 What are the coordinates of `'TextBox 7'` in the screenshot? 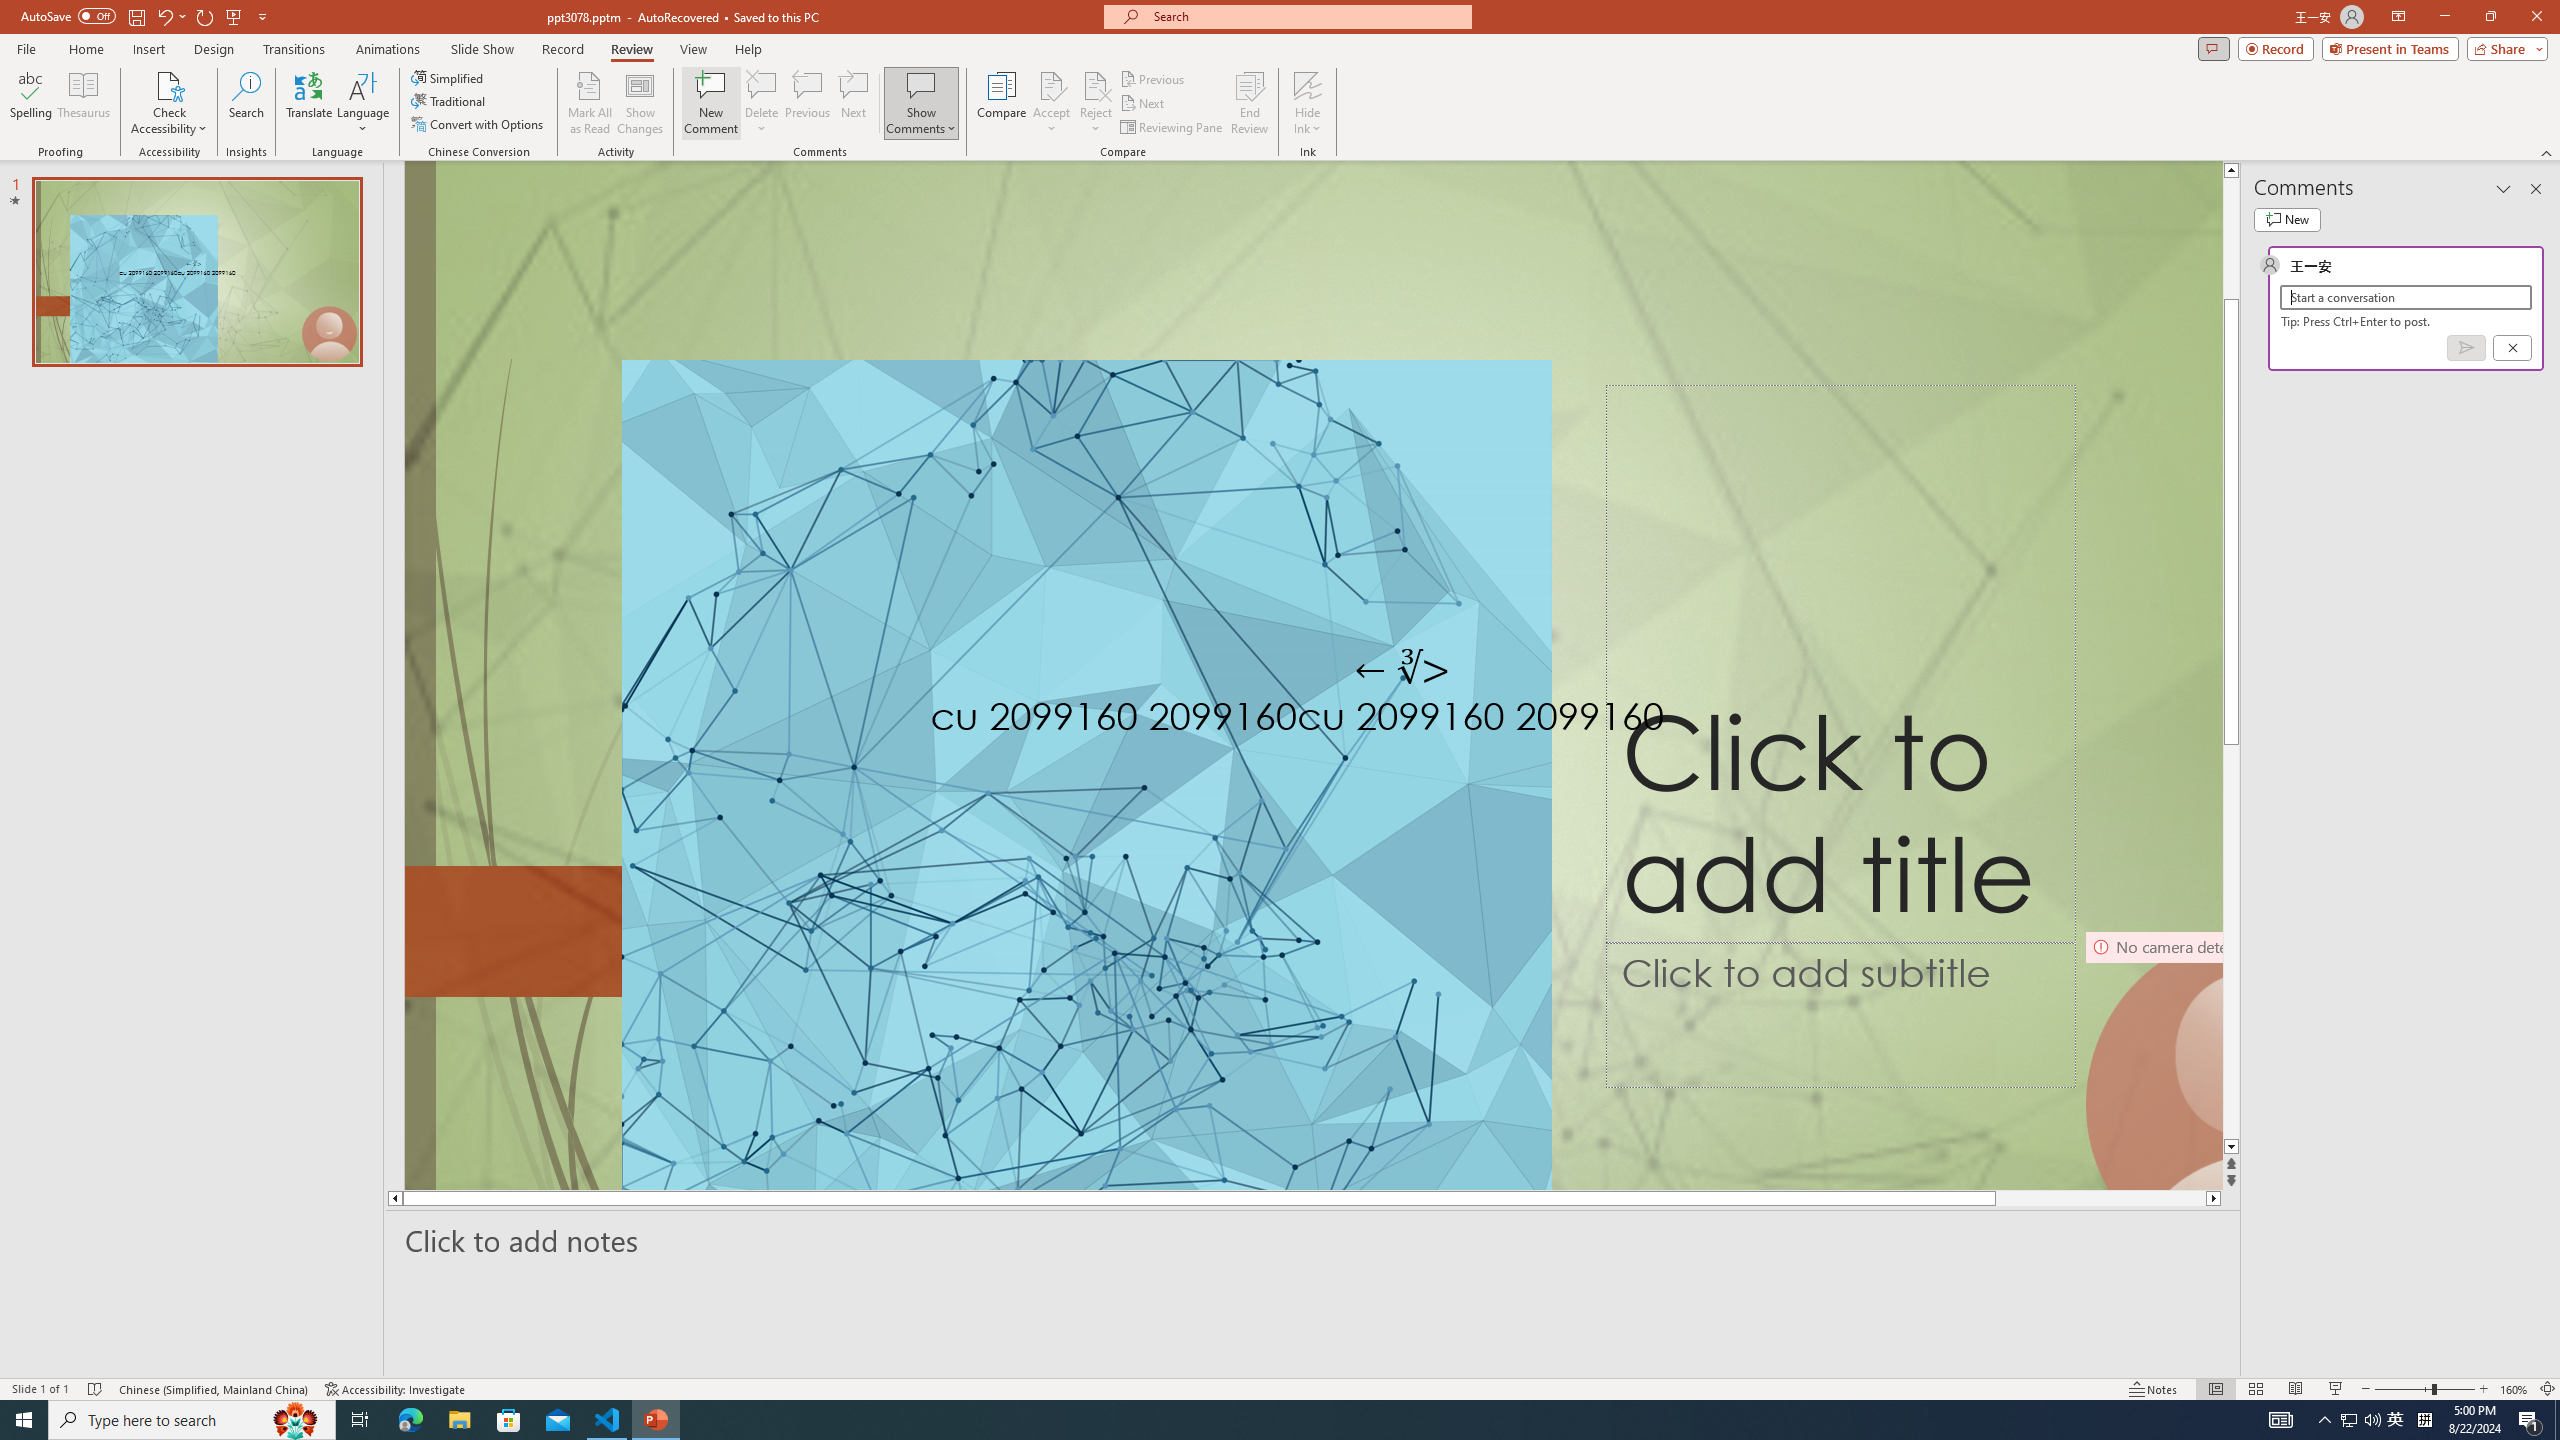 It's located at (1402, 670).